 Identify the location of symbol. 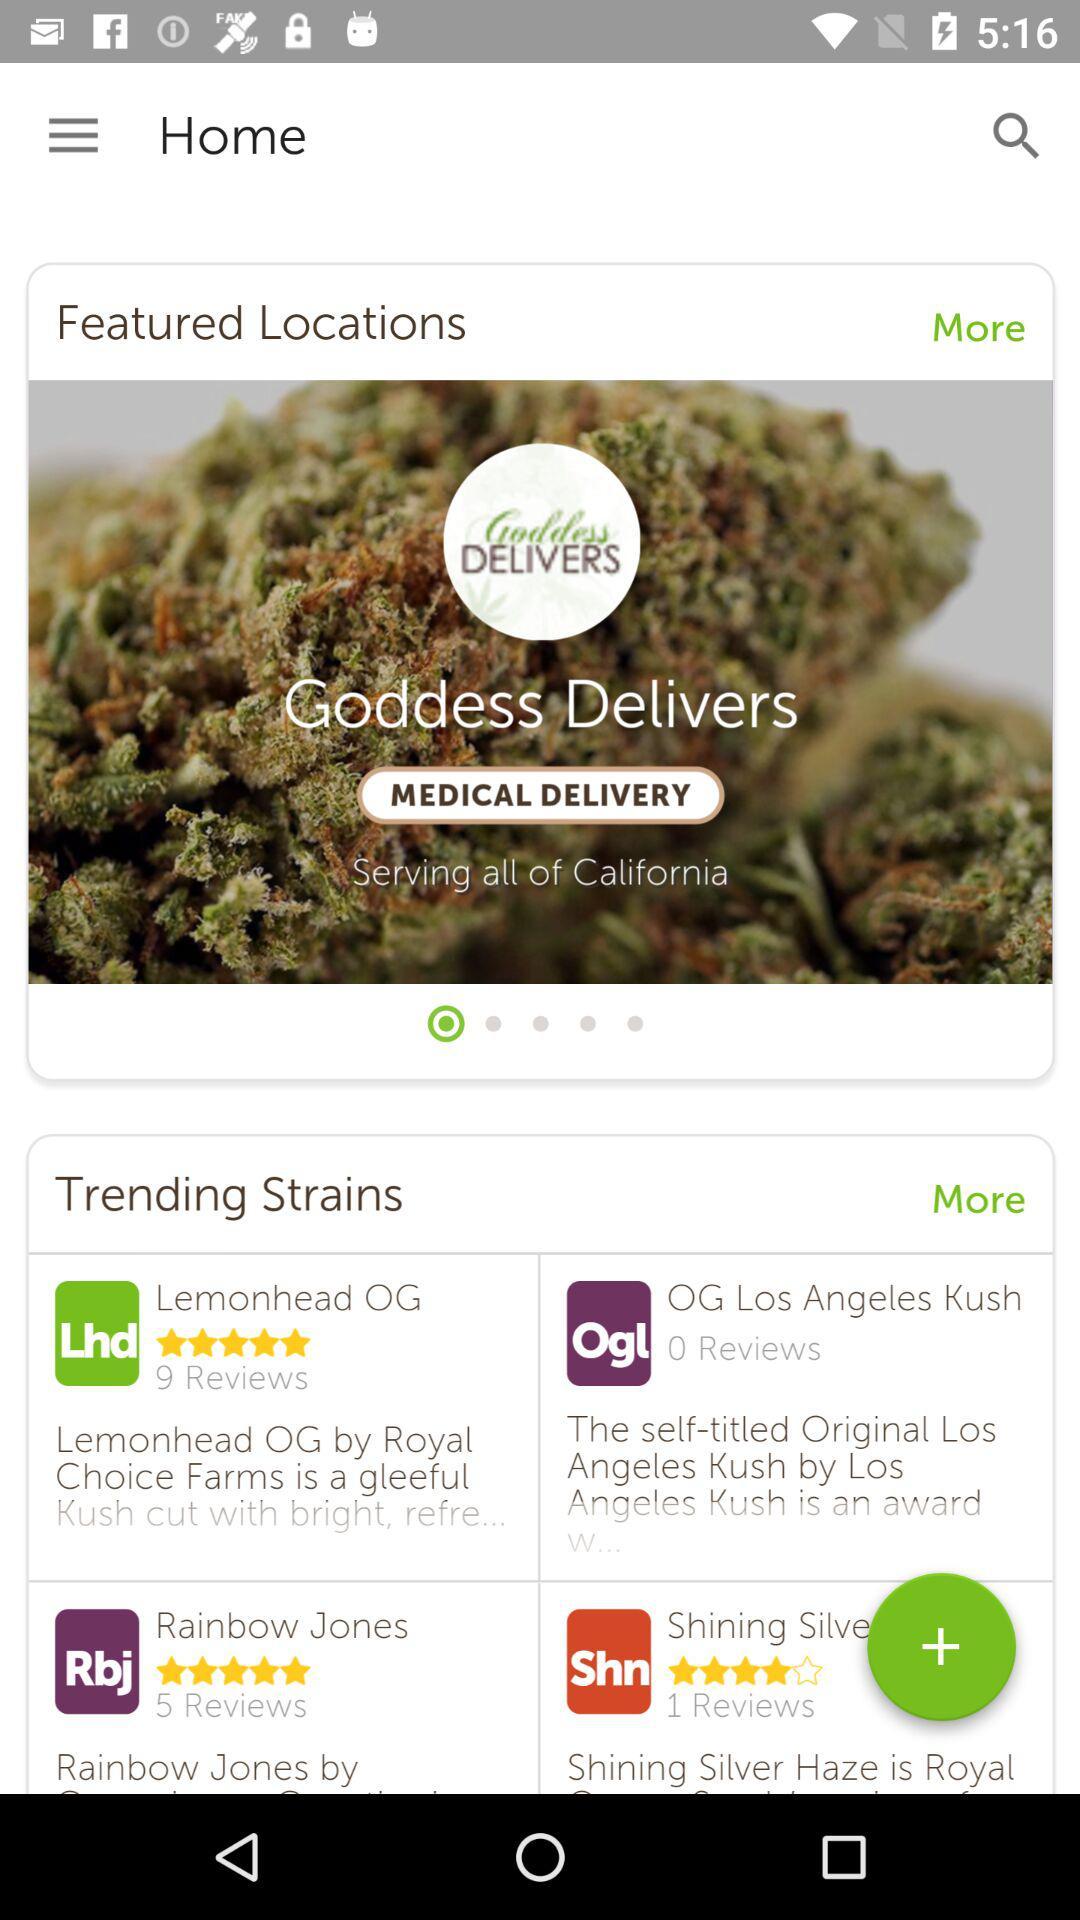
(941, 1654).